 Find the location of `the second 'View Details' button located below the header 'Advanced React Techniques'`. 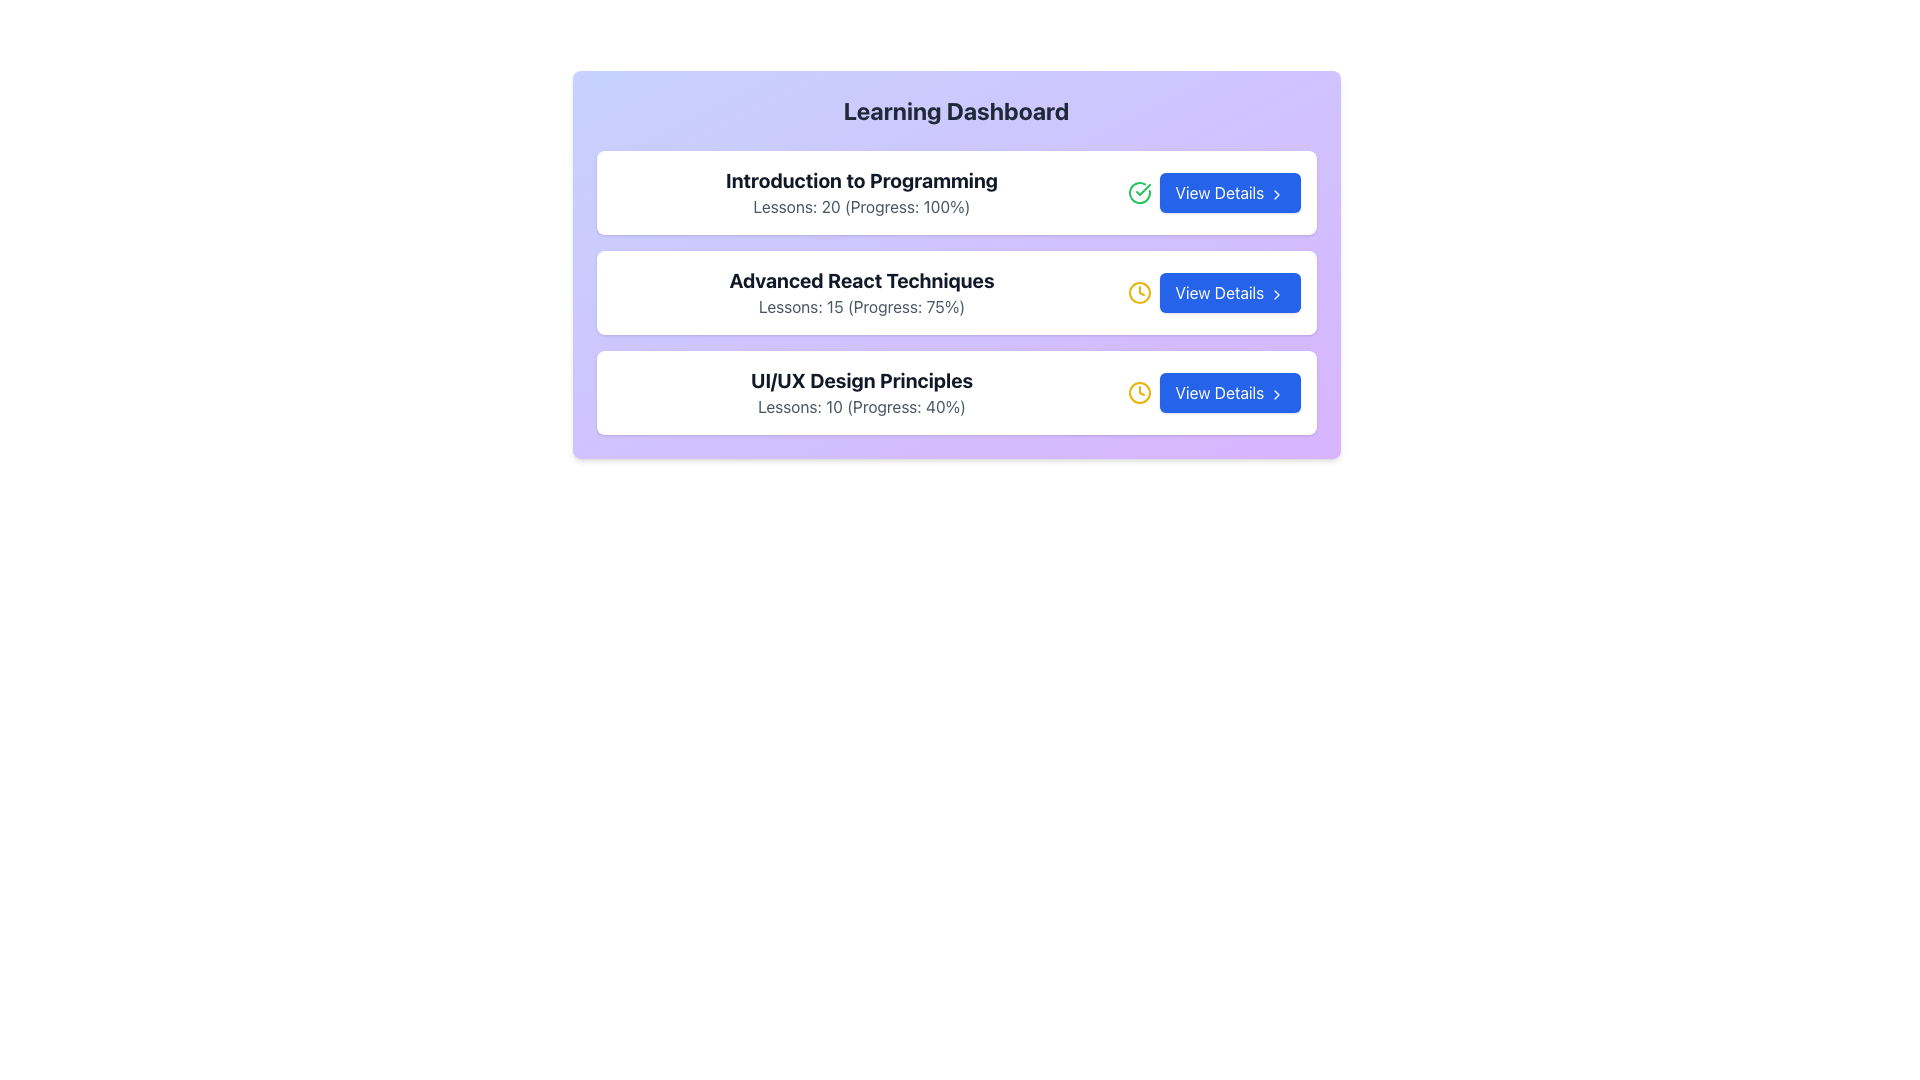

the second 'View Details' button located below the header 'Advanced React Techniques' is located at coordinates (1213, 293).